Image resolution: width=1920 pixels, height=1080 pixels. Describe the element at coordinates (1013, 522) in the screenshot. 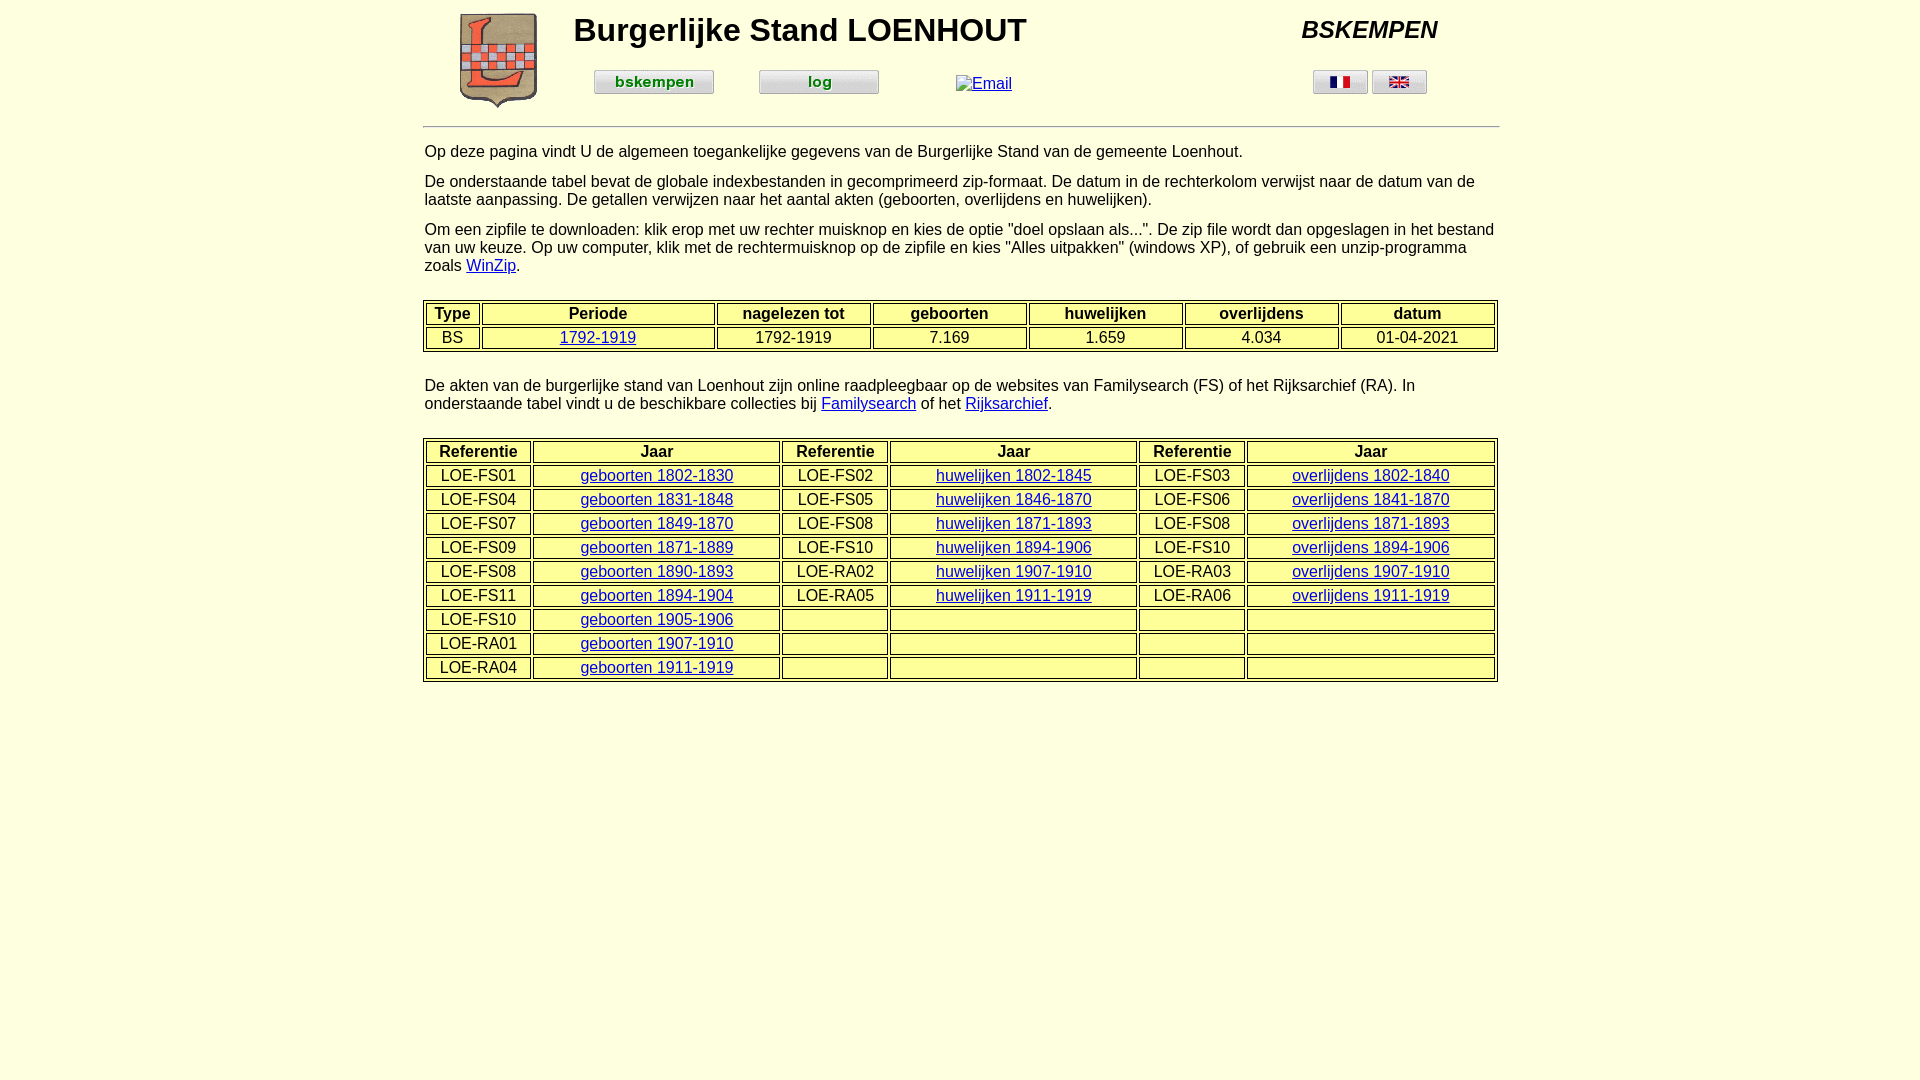

I see `'huwelijken 1871-1893'` at that location.